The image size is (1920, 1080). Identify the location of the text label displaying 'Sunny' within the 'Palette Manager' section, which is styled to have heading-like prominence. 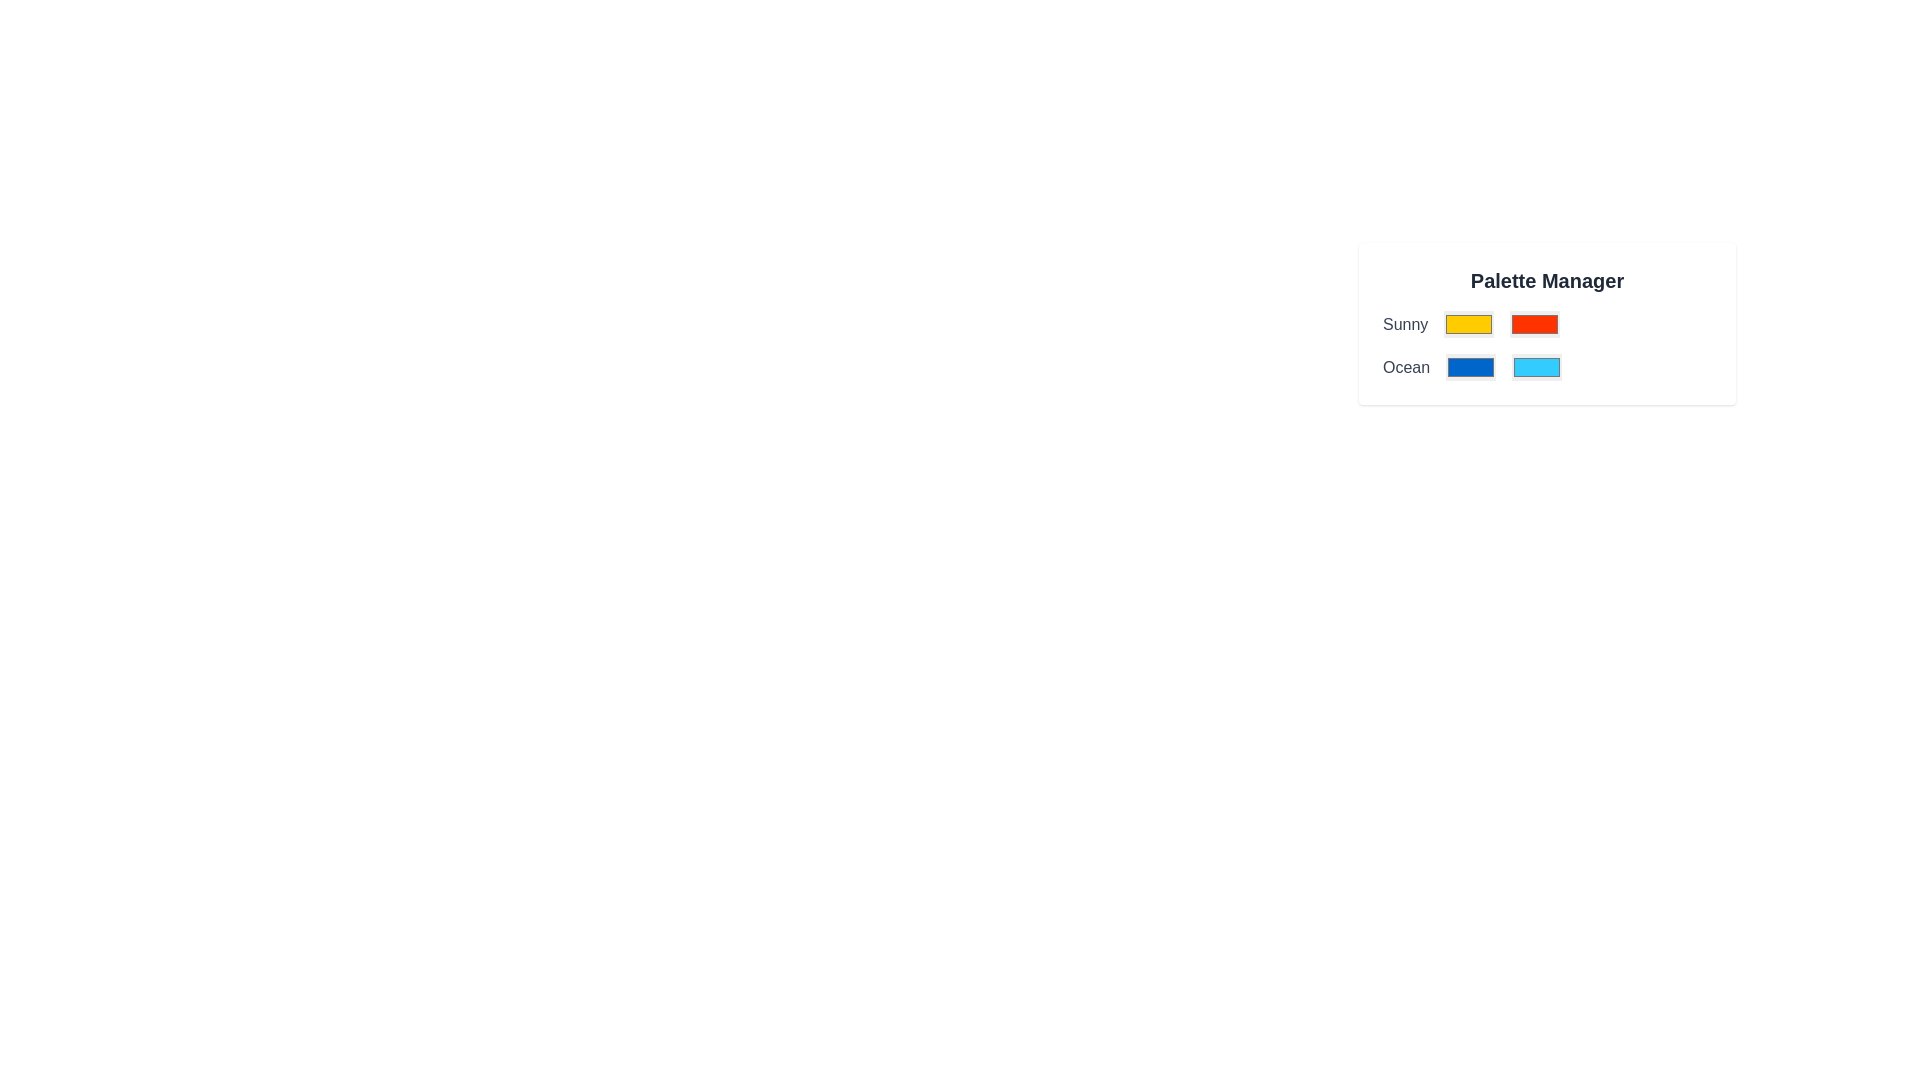
(1404, 323).